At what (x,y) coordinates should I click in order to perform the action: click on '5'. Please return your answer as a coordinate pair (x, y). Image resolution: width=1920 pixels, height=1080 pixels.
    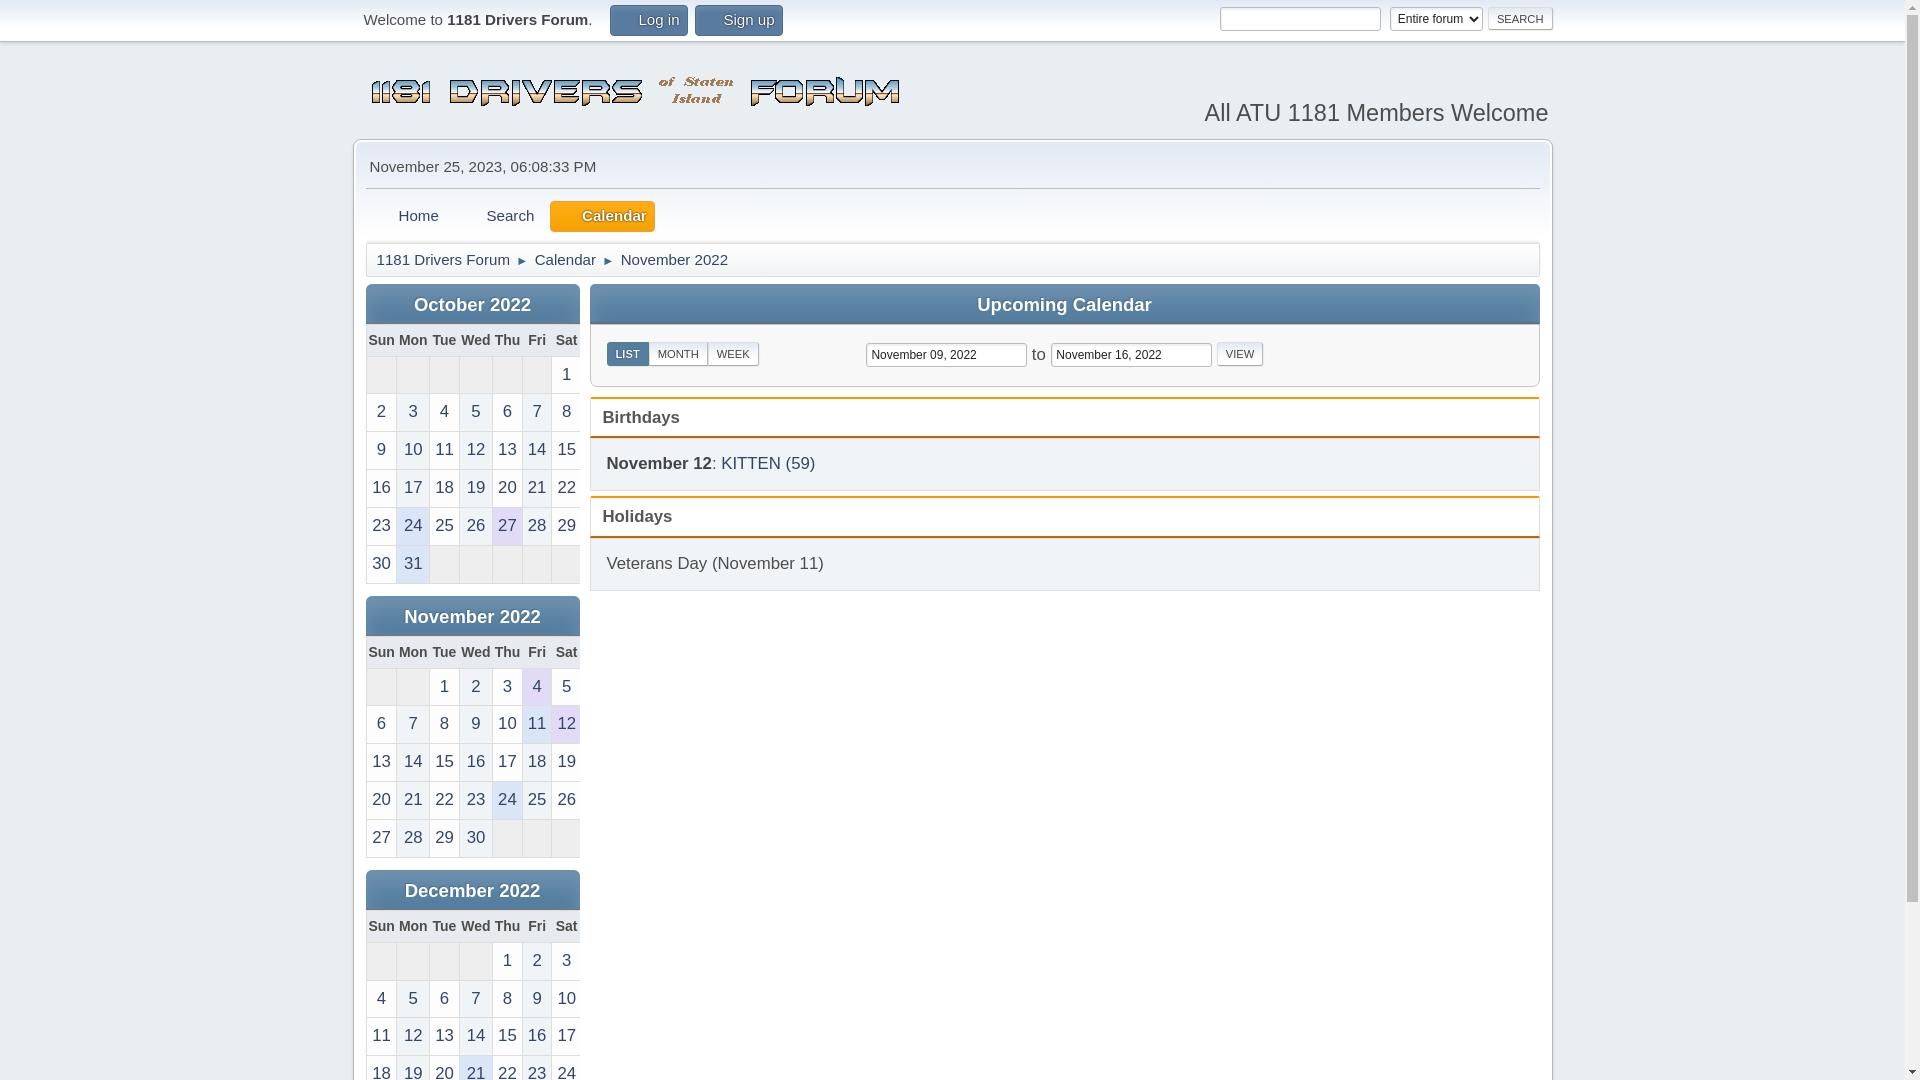
    Looking at the image, I should click on (411, 999).